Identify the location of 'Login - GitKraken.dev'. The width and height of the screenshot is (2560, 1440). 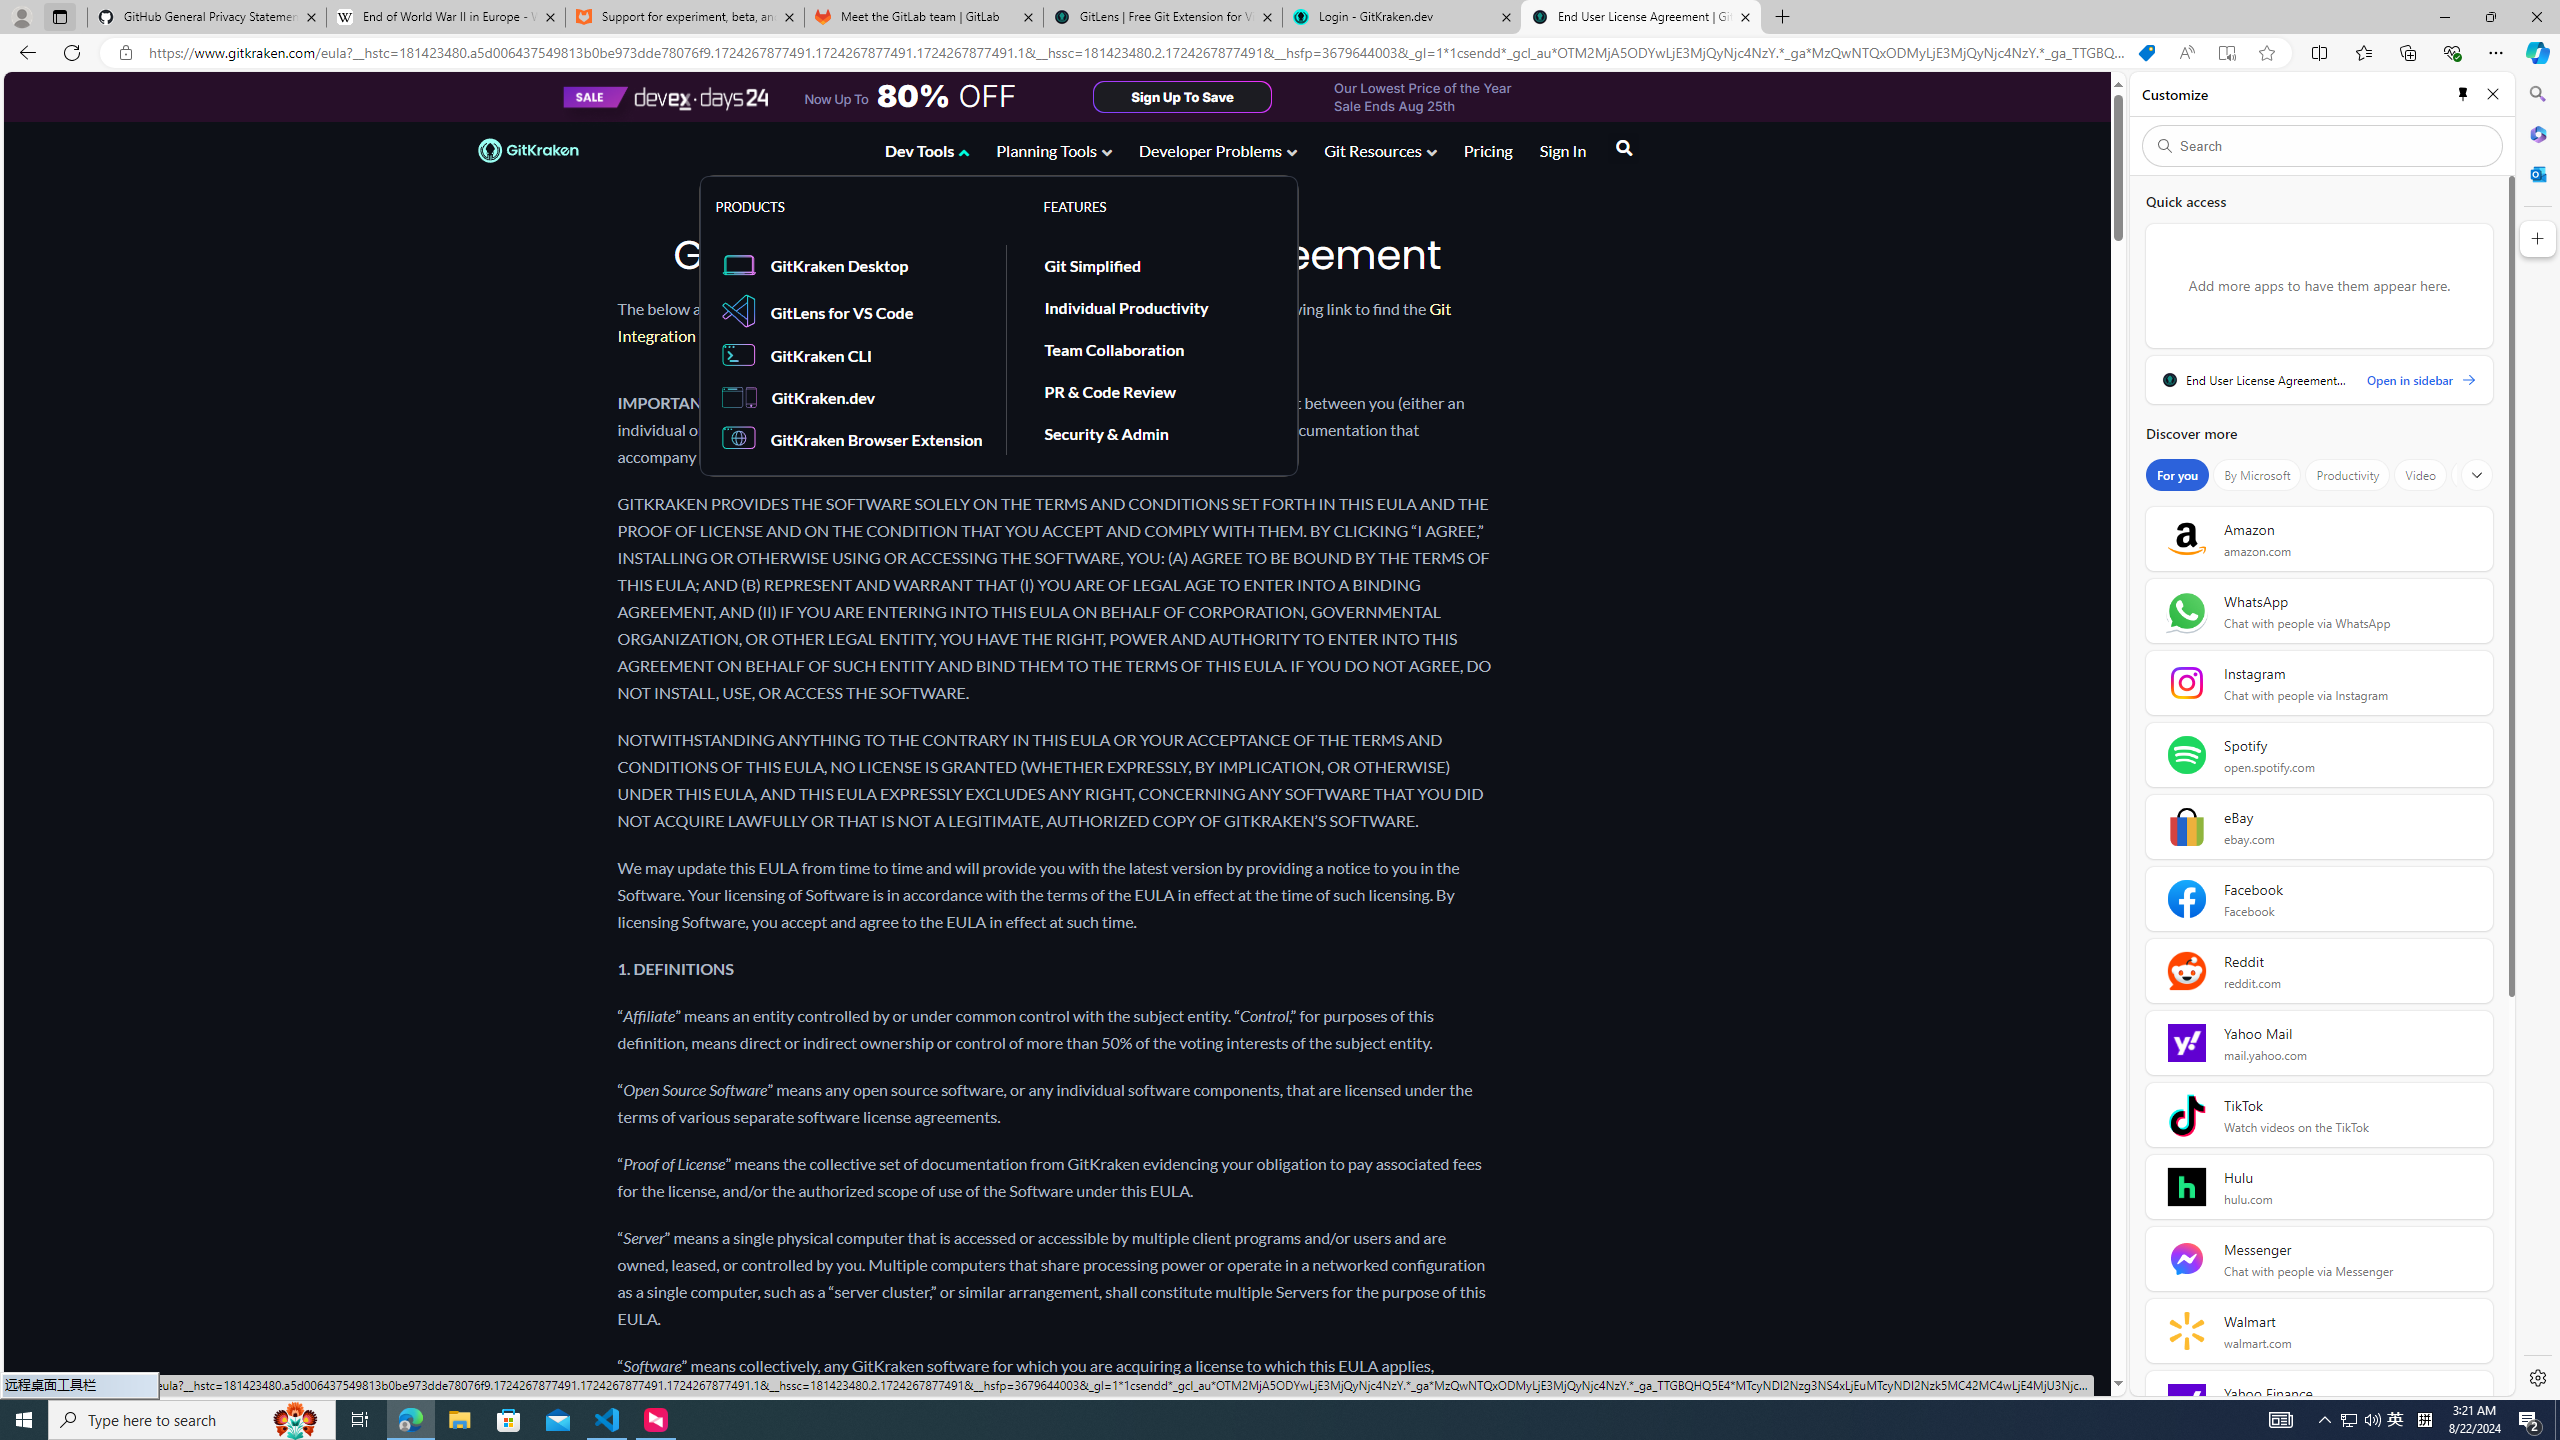
(1402, 16).